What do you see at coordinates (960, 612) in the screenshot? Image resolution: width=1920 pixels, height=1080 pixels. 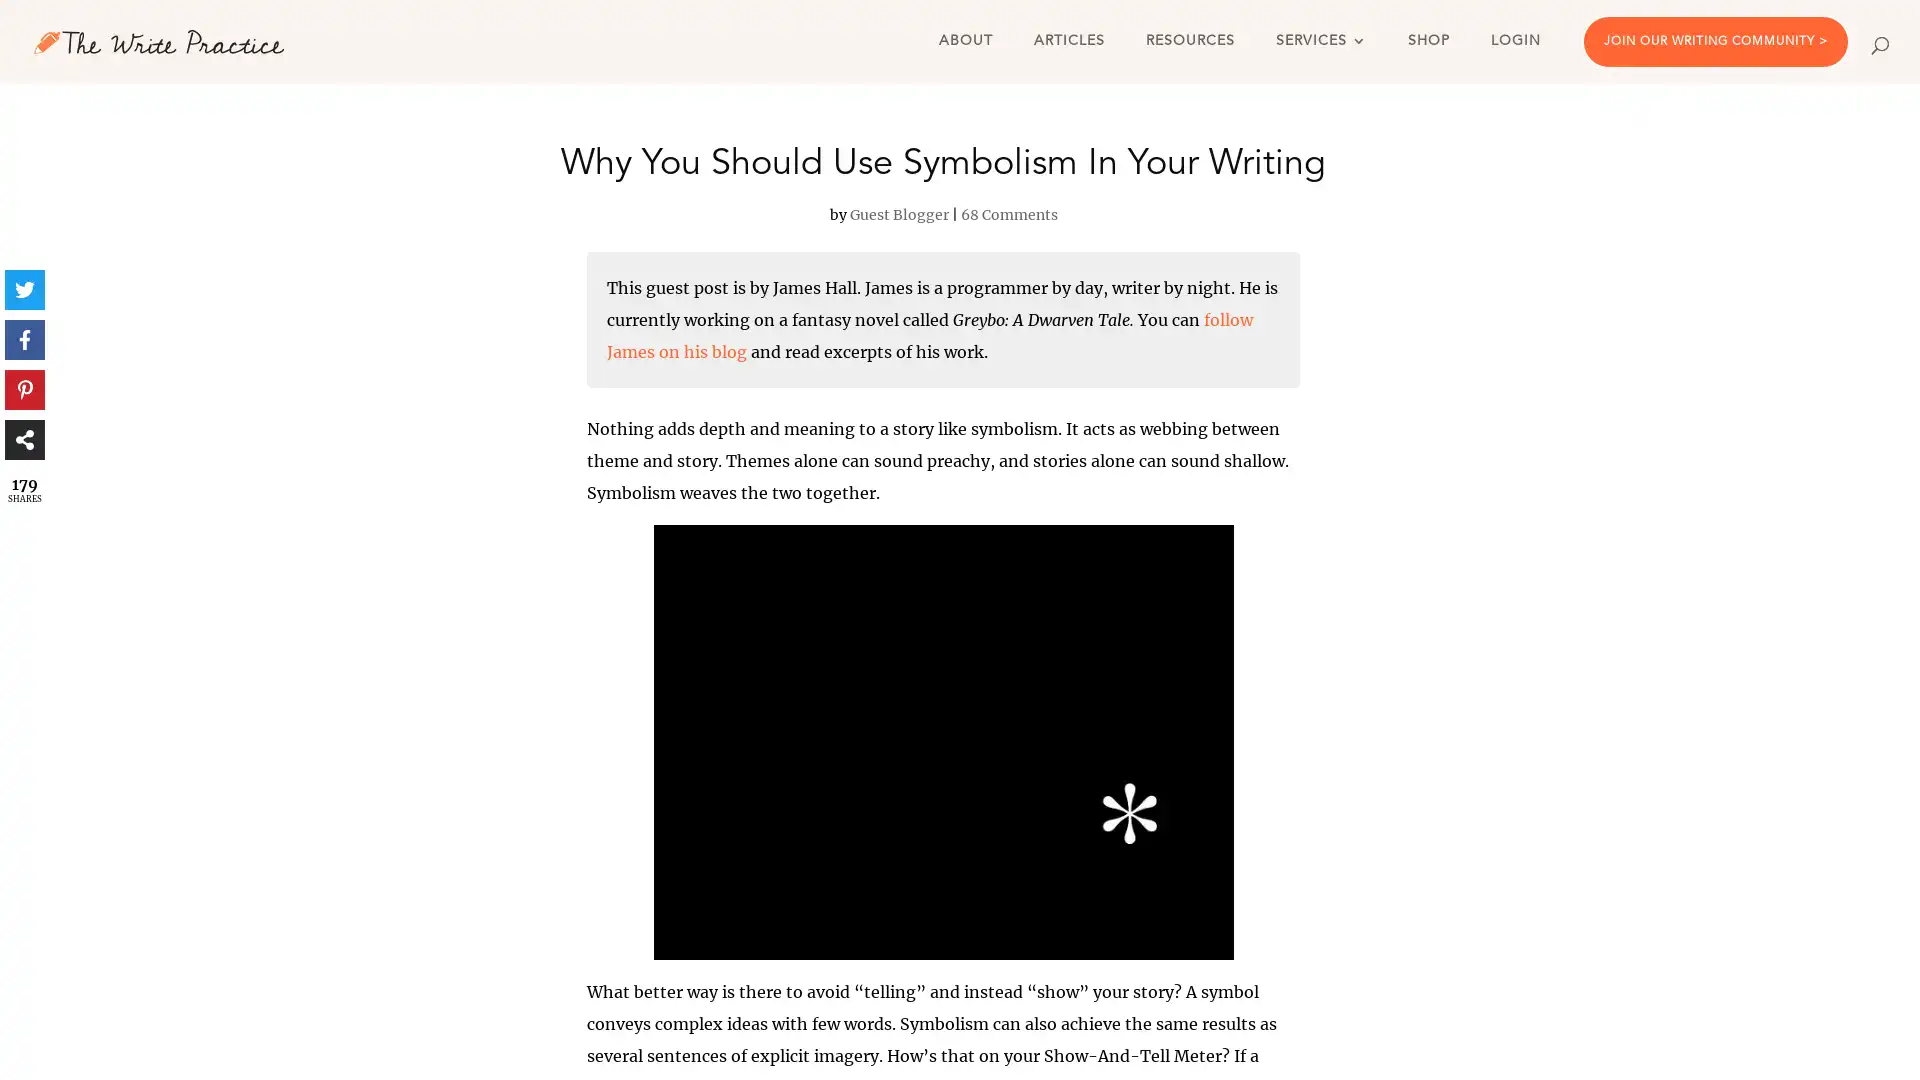 I see `Send me the guide` at bounding box center [960, 612].